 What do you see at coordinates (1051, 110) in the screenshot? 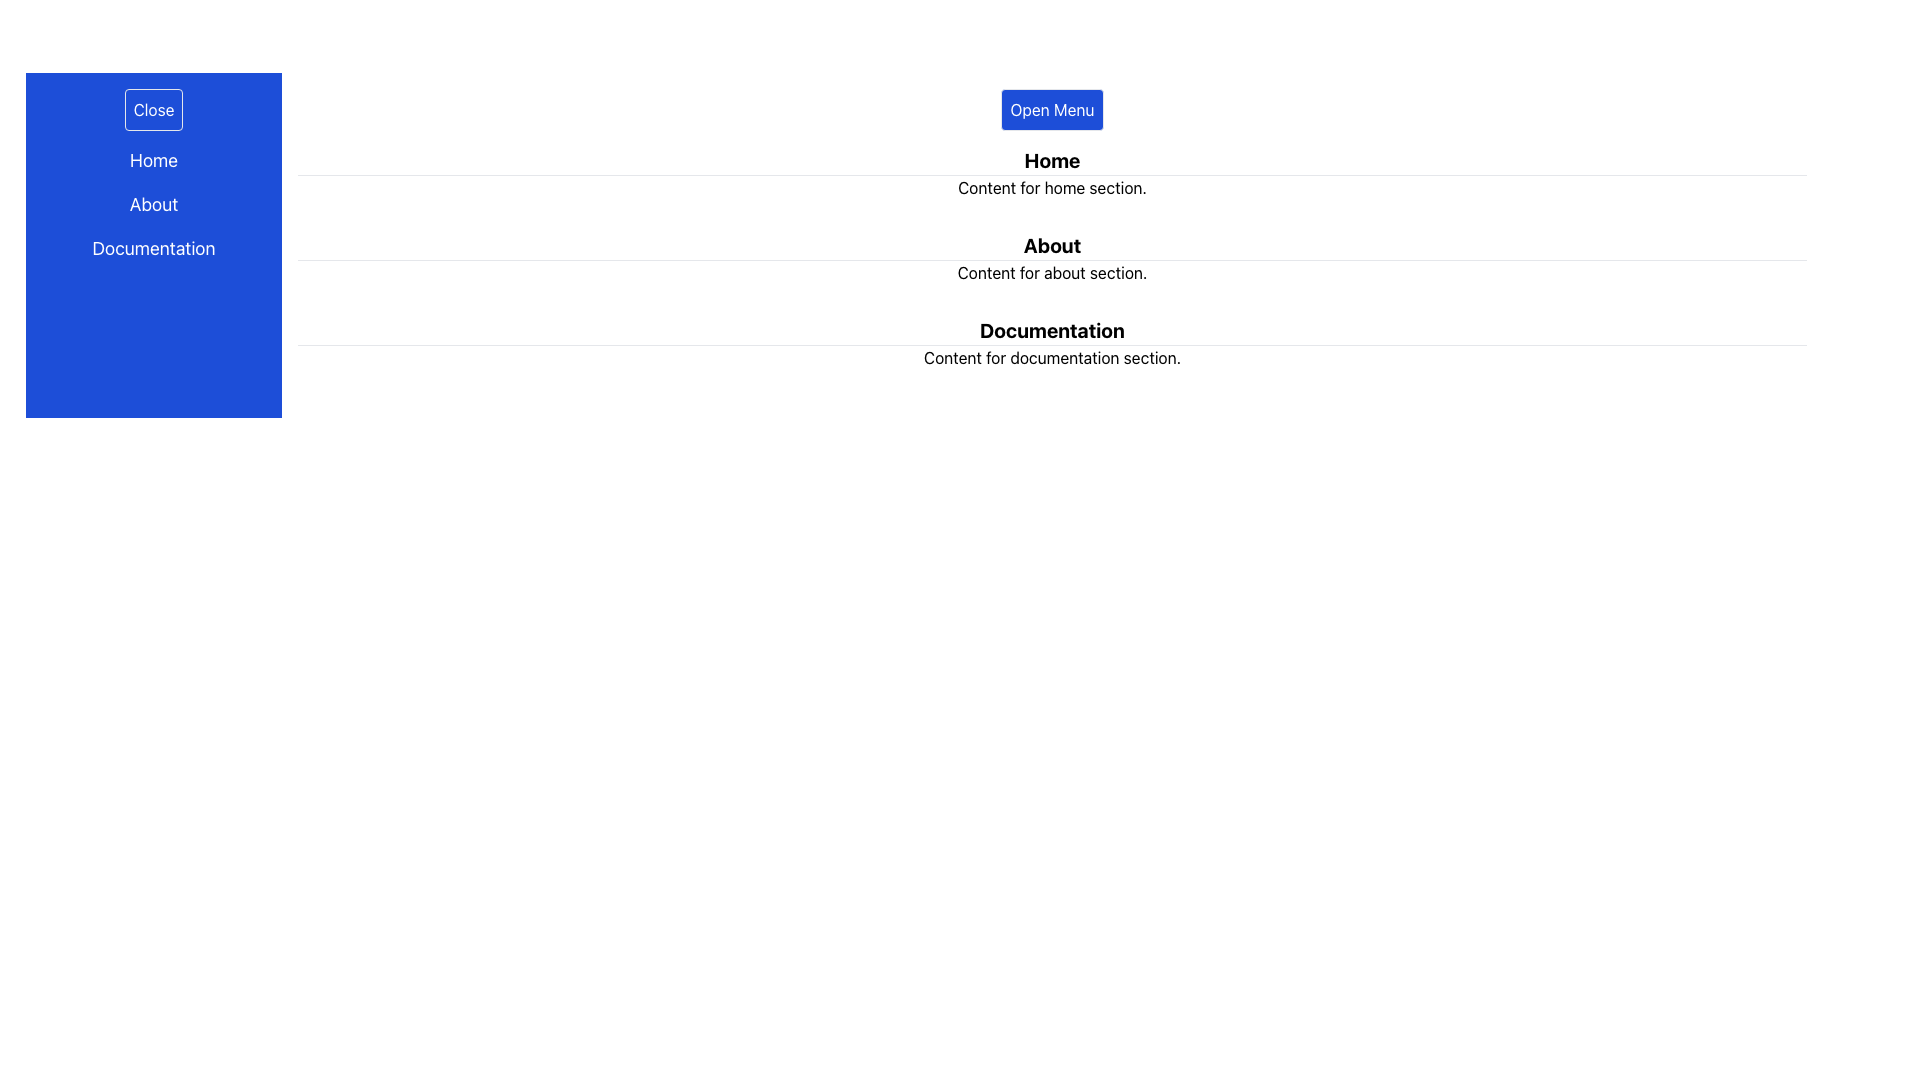
I see `the blue rectangular button labeled 'Open Menu'` at bounding box center [1051, 110].